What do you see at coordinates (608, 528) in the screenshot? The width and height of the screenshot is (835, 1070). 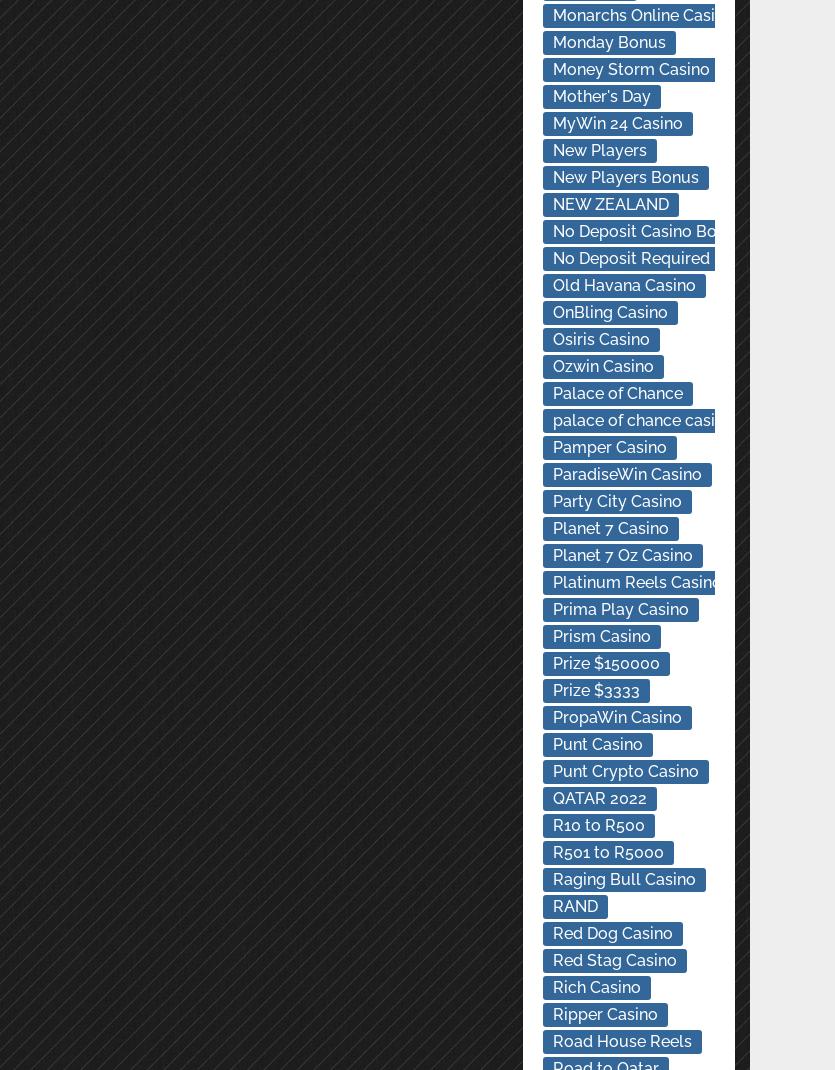 I see `'Planet 7 Casino'` at bounding box center [608, 528].